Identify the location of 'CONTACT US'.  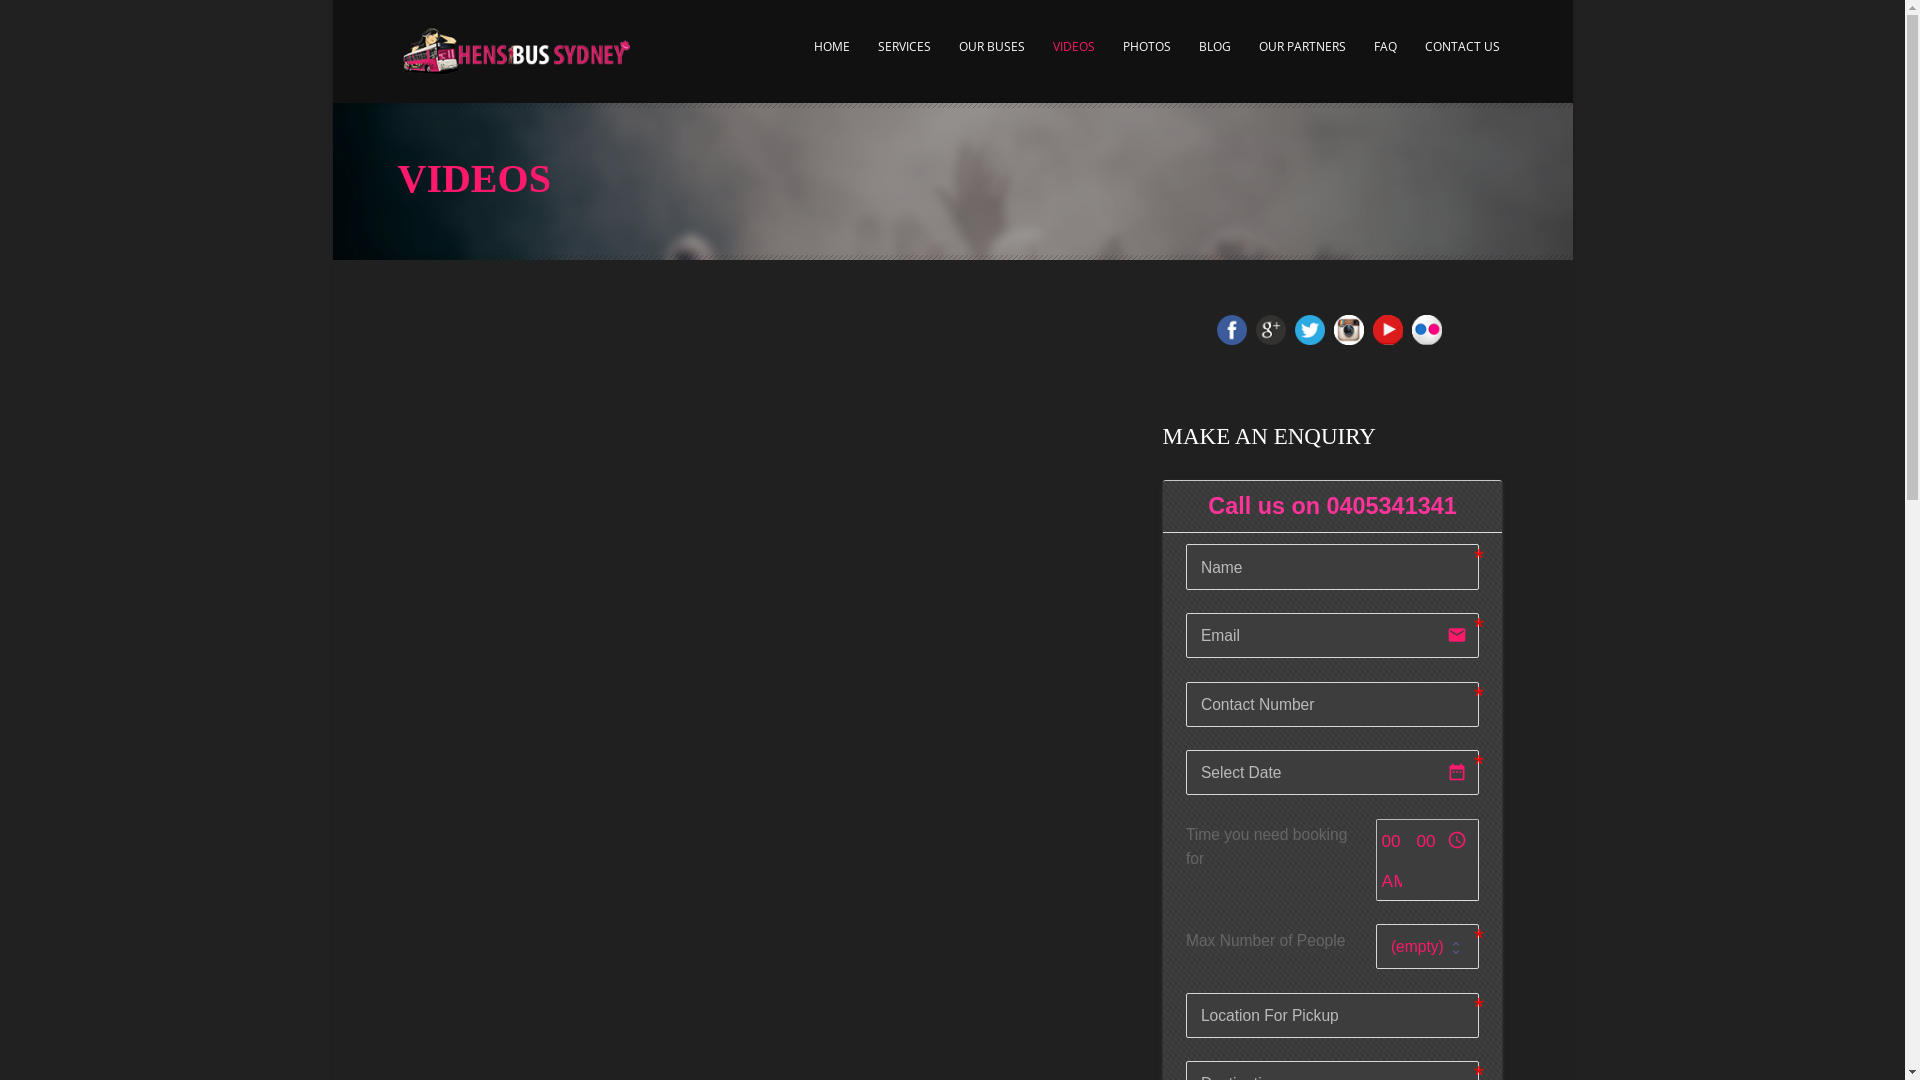
(1462, 56).